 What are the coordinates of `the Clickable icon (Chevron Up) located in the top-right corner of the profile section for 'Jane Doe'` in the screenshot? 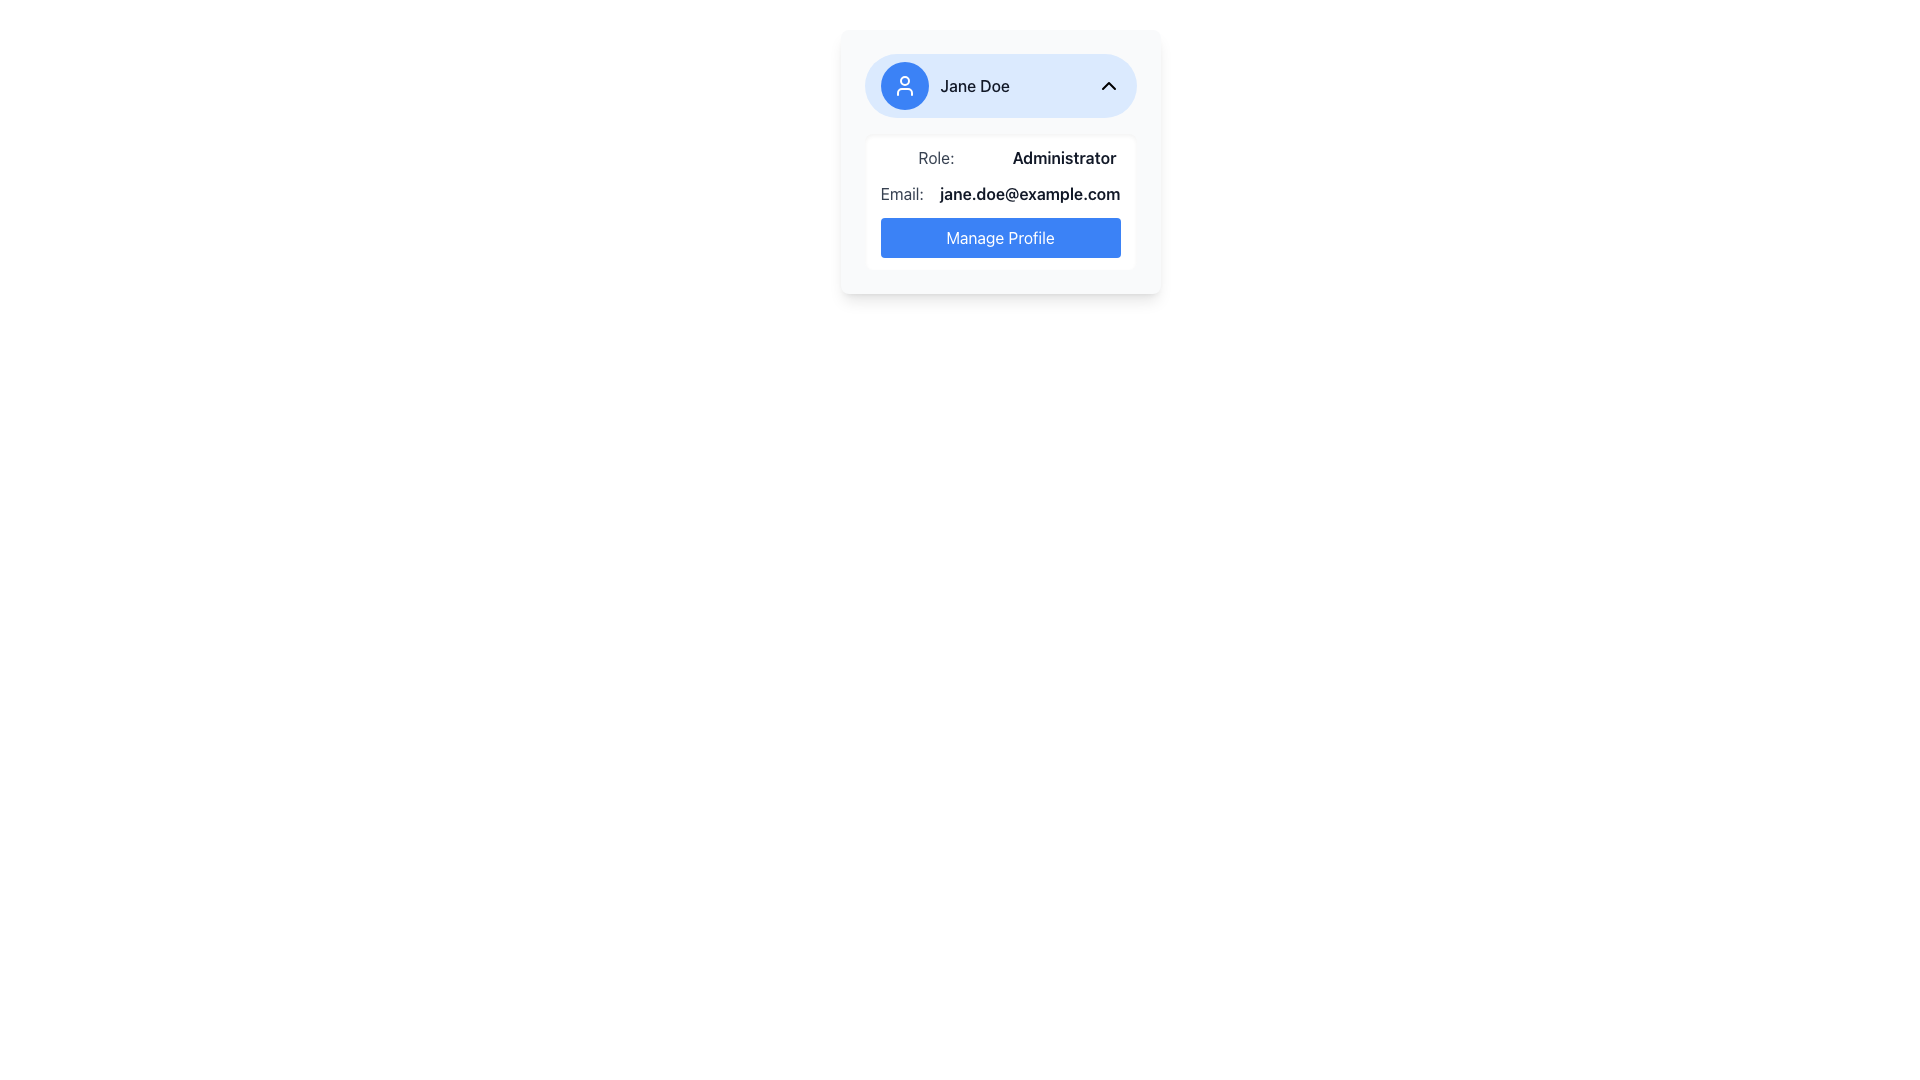 It's located at (1107, 84).